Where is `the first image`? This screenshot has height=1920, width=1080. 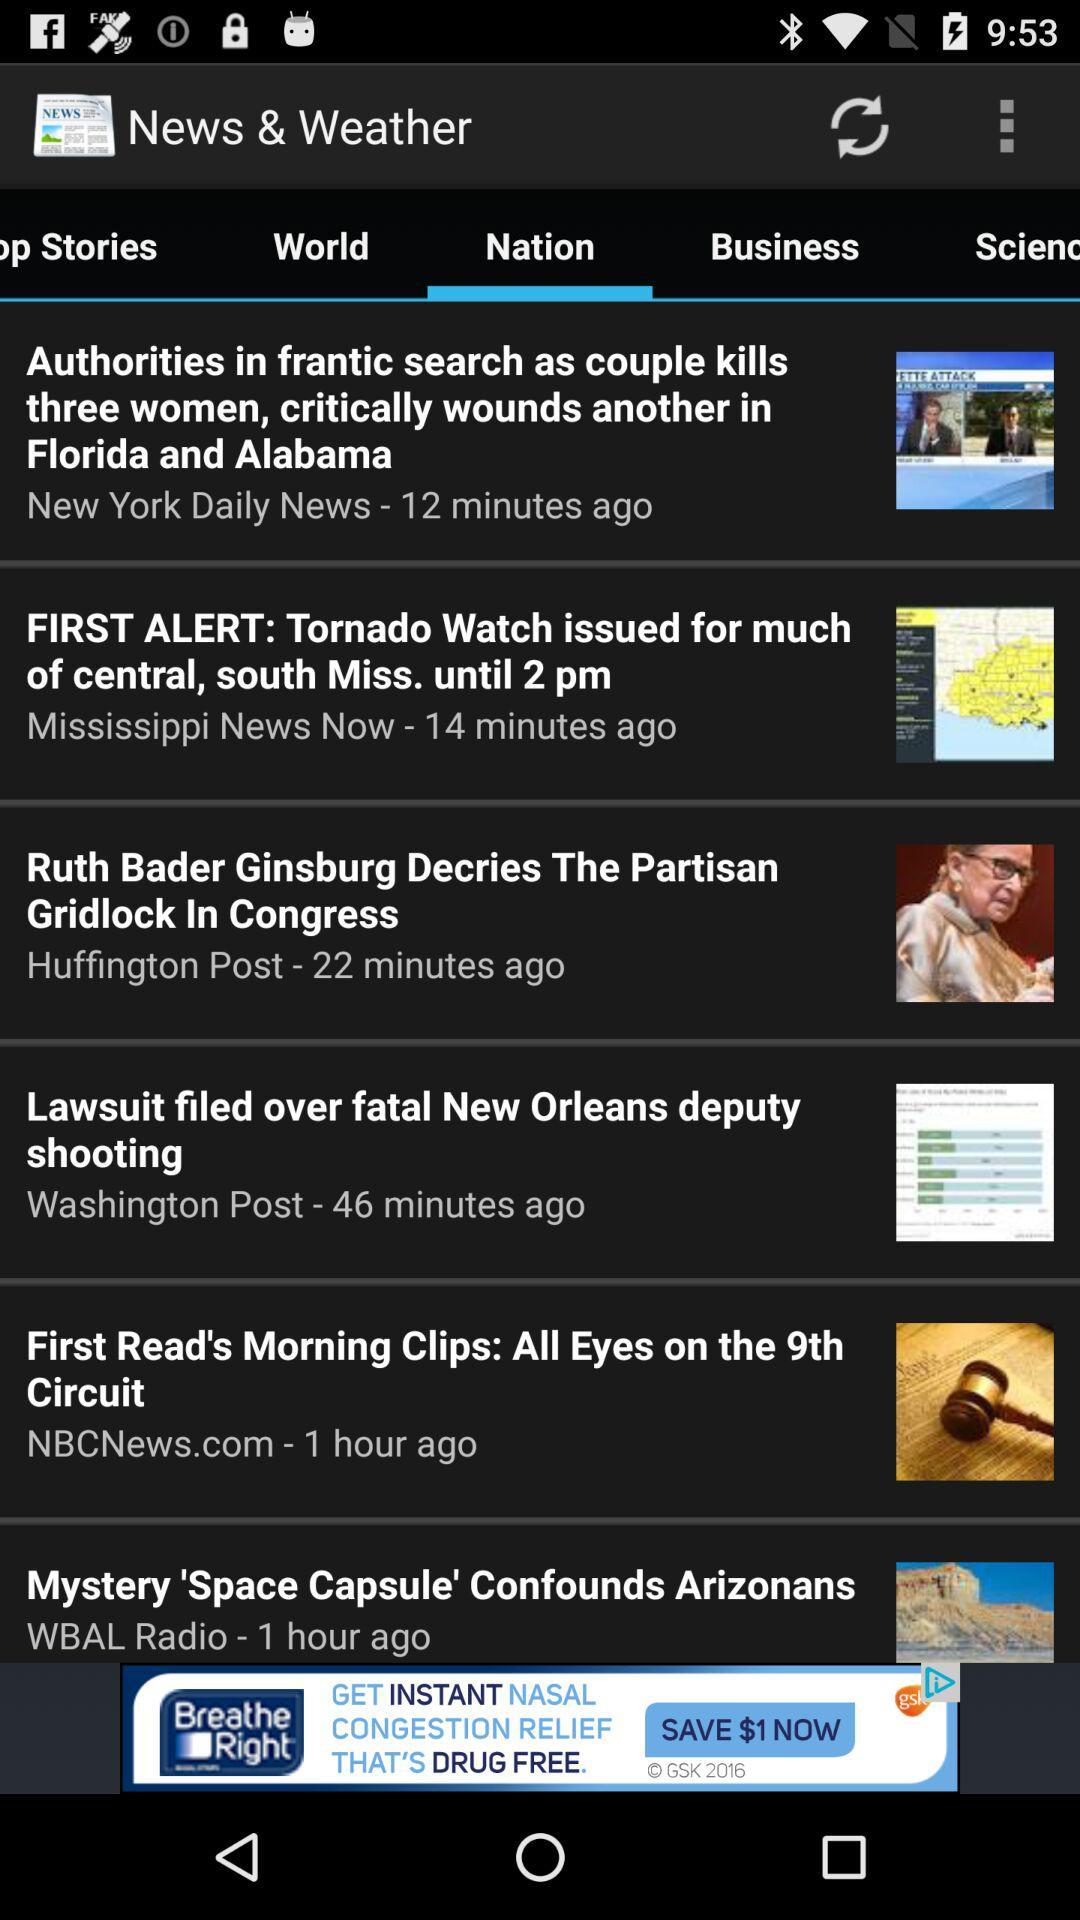
the first image is located at coordinates (974, 430).